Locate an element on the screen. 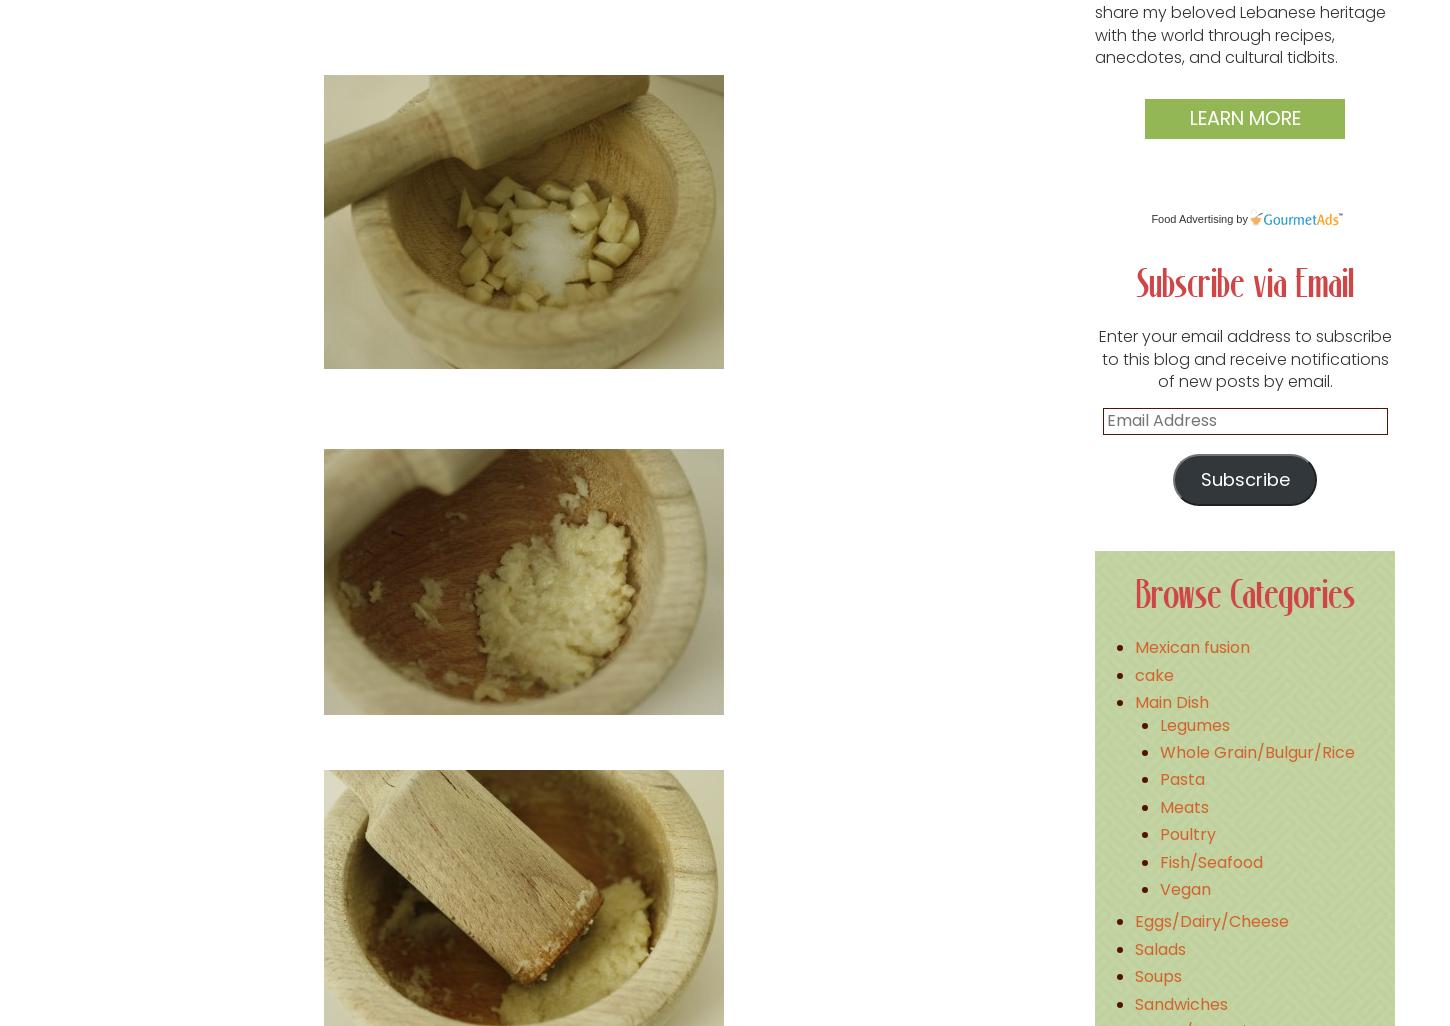 The image size is (1450, 1026). 'Vegan' is located at coordinates (1184, 887).